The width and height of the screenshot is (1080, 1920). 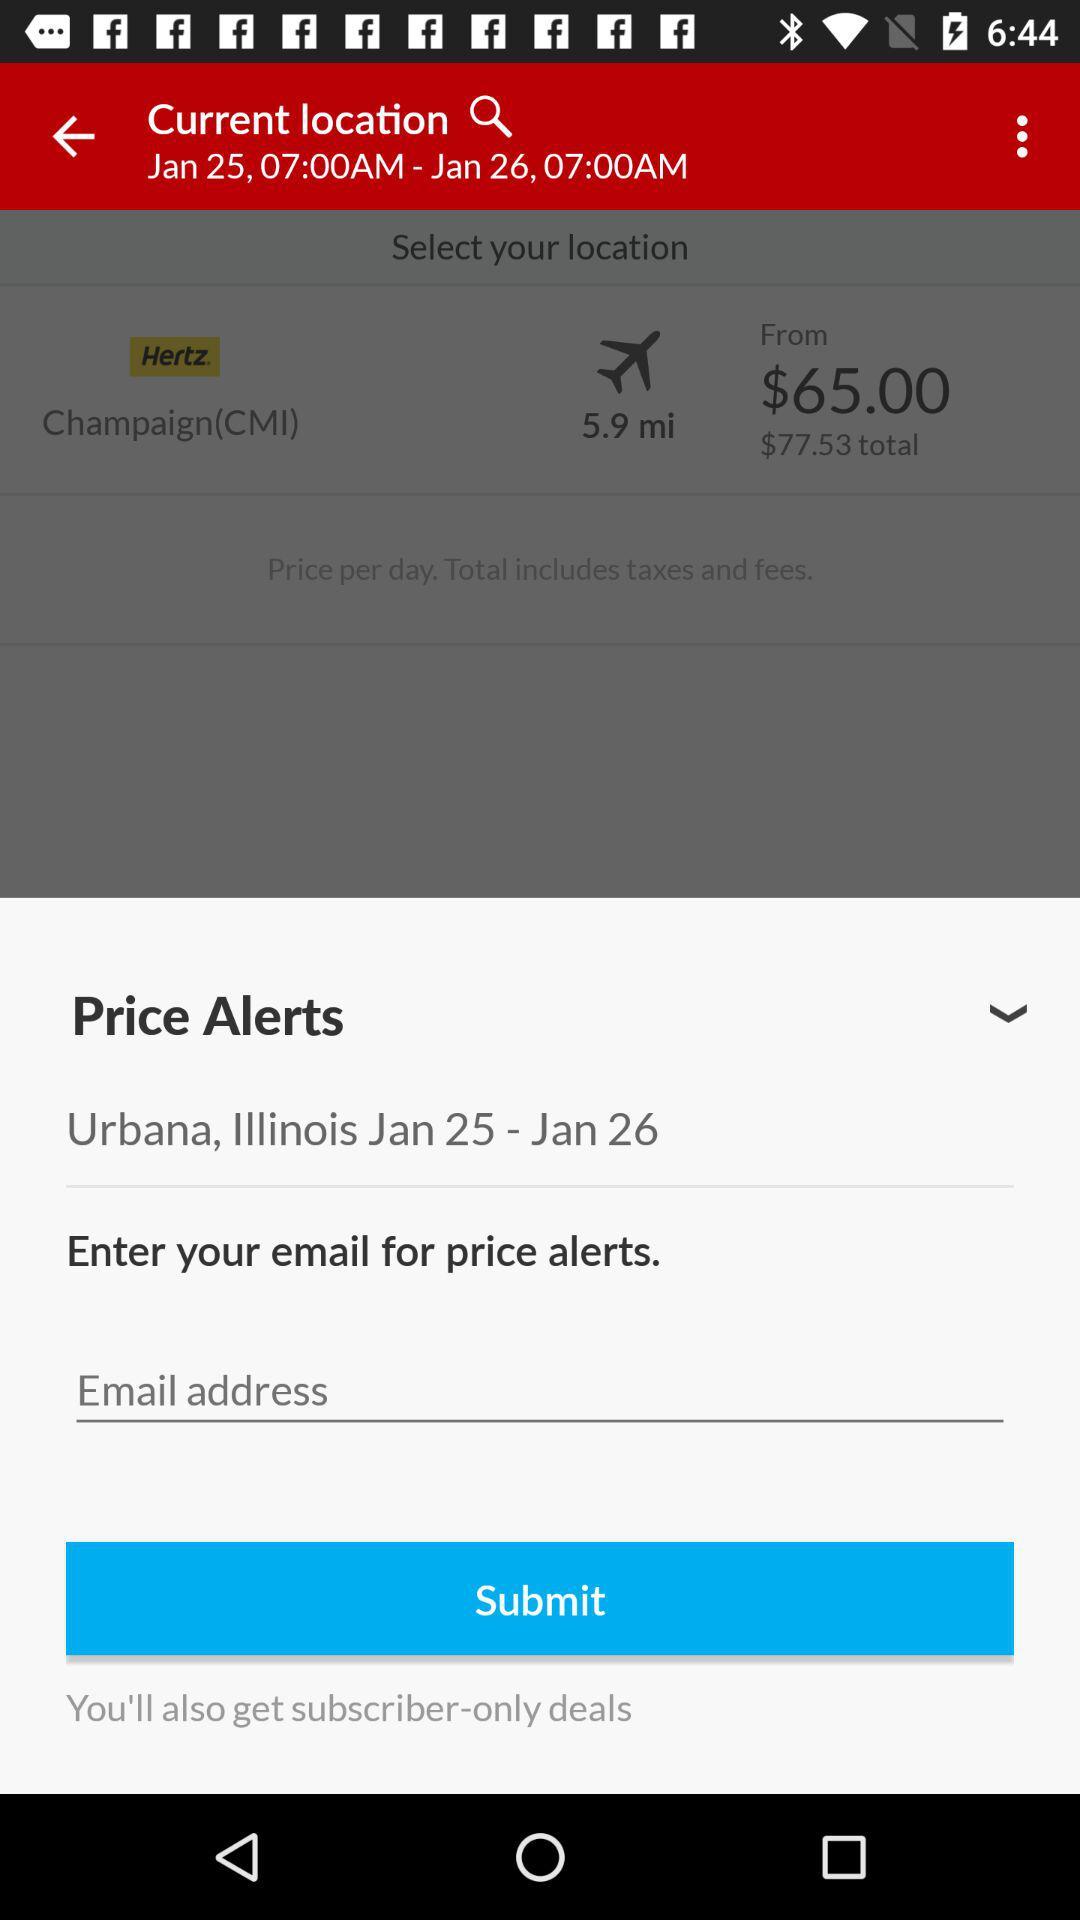 I want to click on expand field, so click(x=1008, y=1013).